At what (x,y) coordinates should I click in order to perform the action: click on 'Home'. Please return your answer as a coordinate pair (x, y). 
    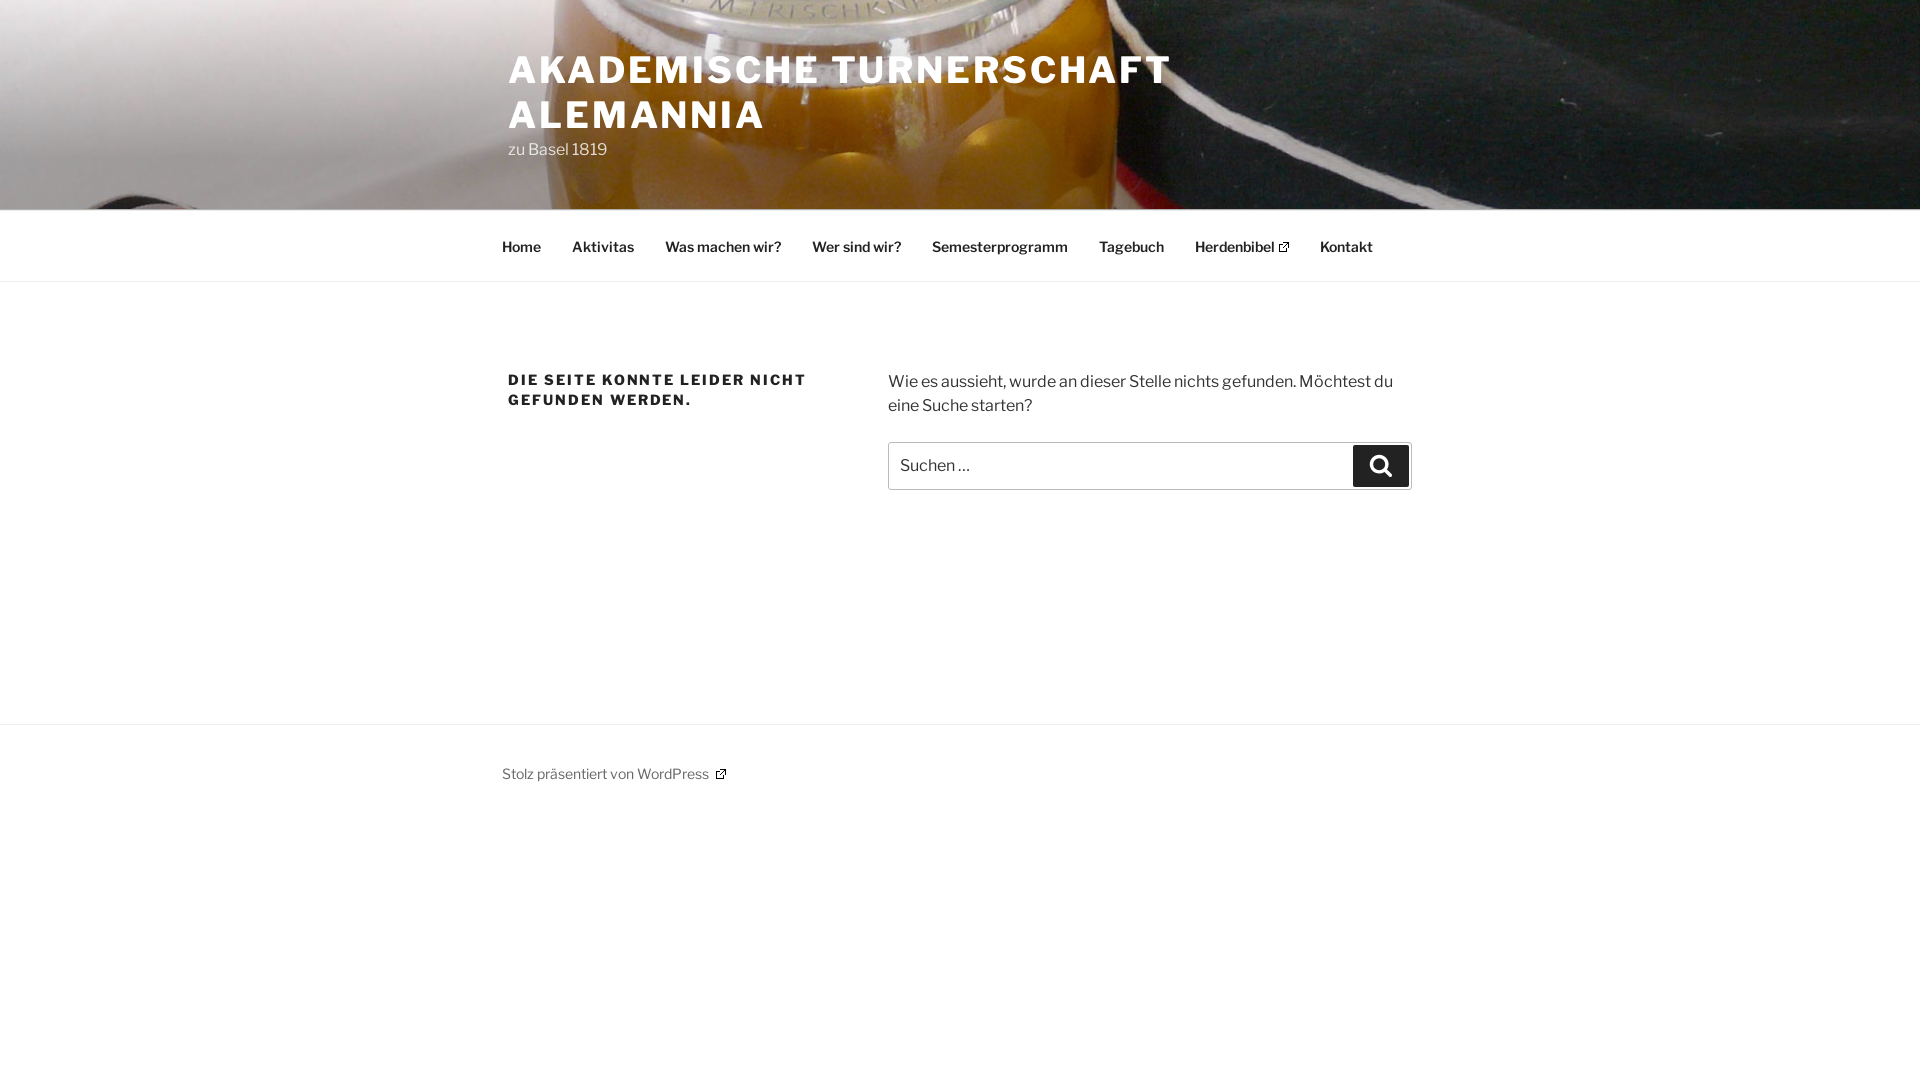
    Looking at the image, I should click on (521, 245).